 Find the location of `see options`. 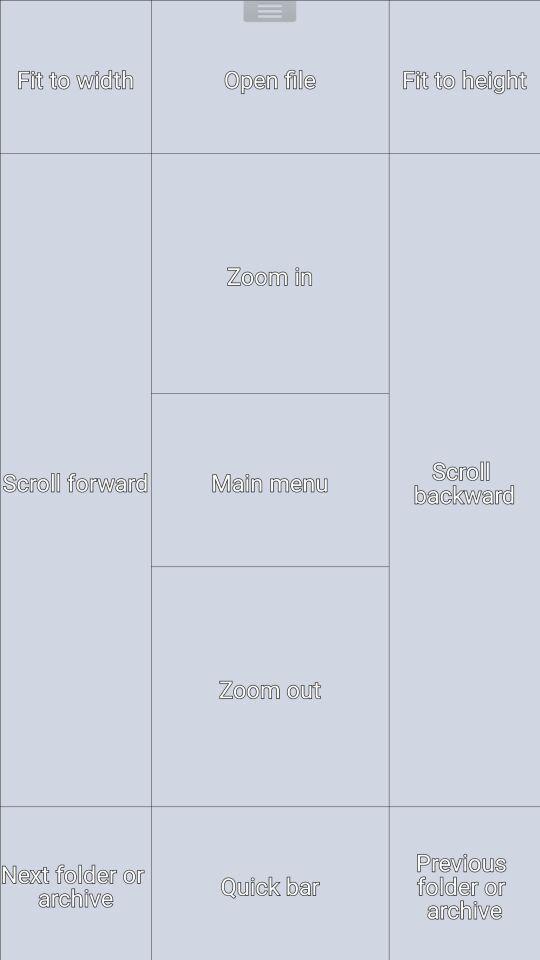

see options is located at coordinates (269, 13).